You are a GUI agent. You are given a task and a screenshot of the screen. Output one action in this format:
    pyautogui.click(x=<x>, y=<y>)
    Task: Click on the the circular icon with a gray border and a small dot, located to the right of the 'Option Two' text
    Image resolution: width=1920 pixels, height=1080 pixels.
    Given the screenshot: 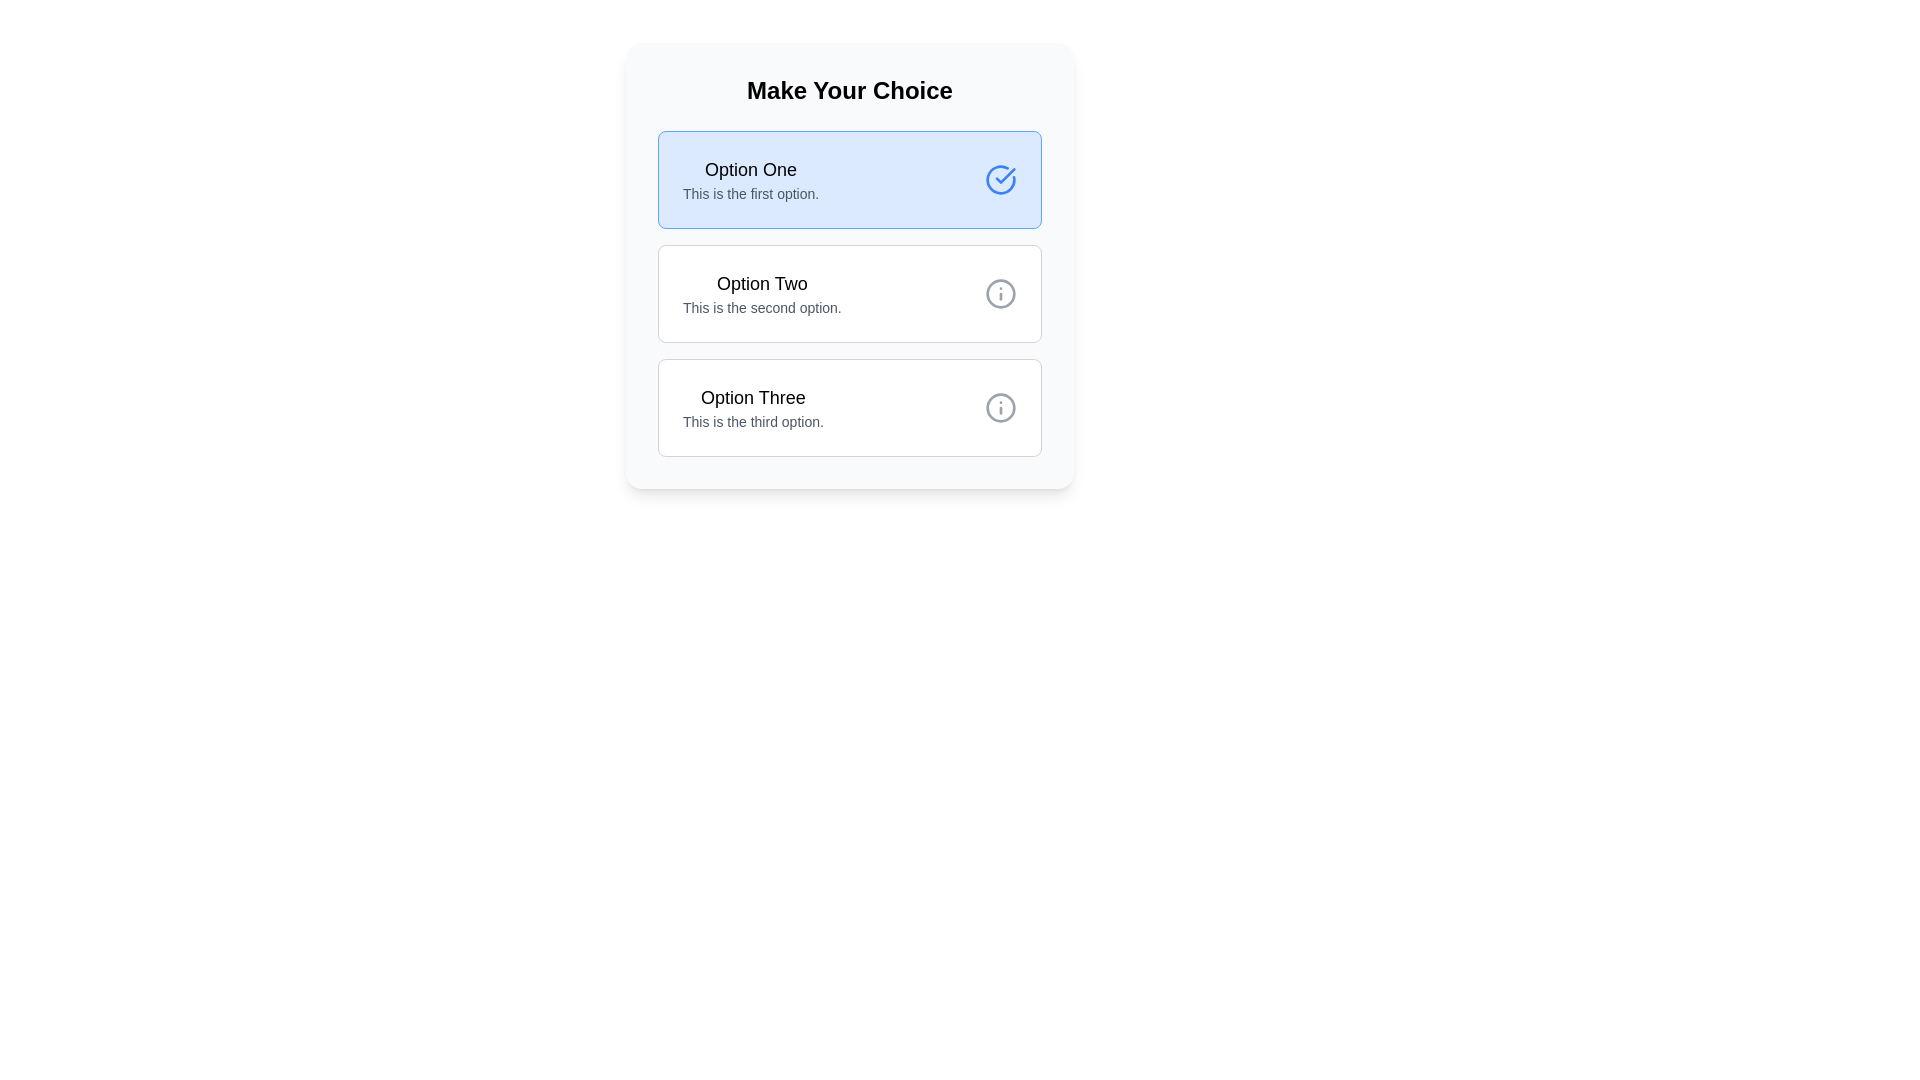 What is the action you would take?
    pyautogui.click(x=1001, y=407)
    